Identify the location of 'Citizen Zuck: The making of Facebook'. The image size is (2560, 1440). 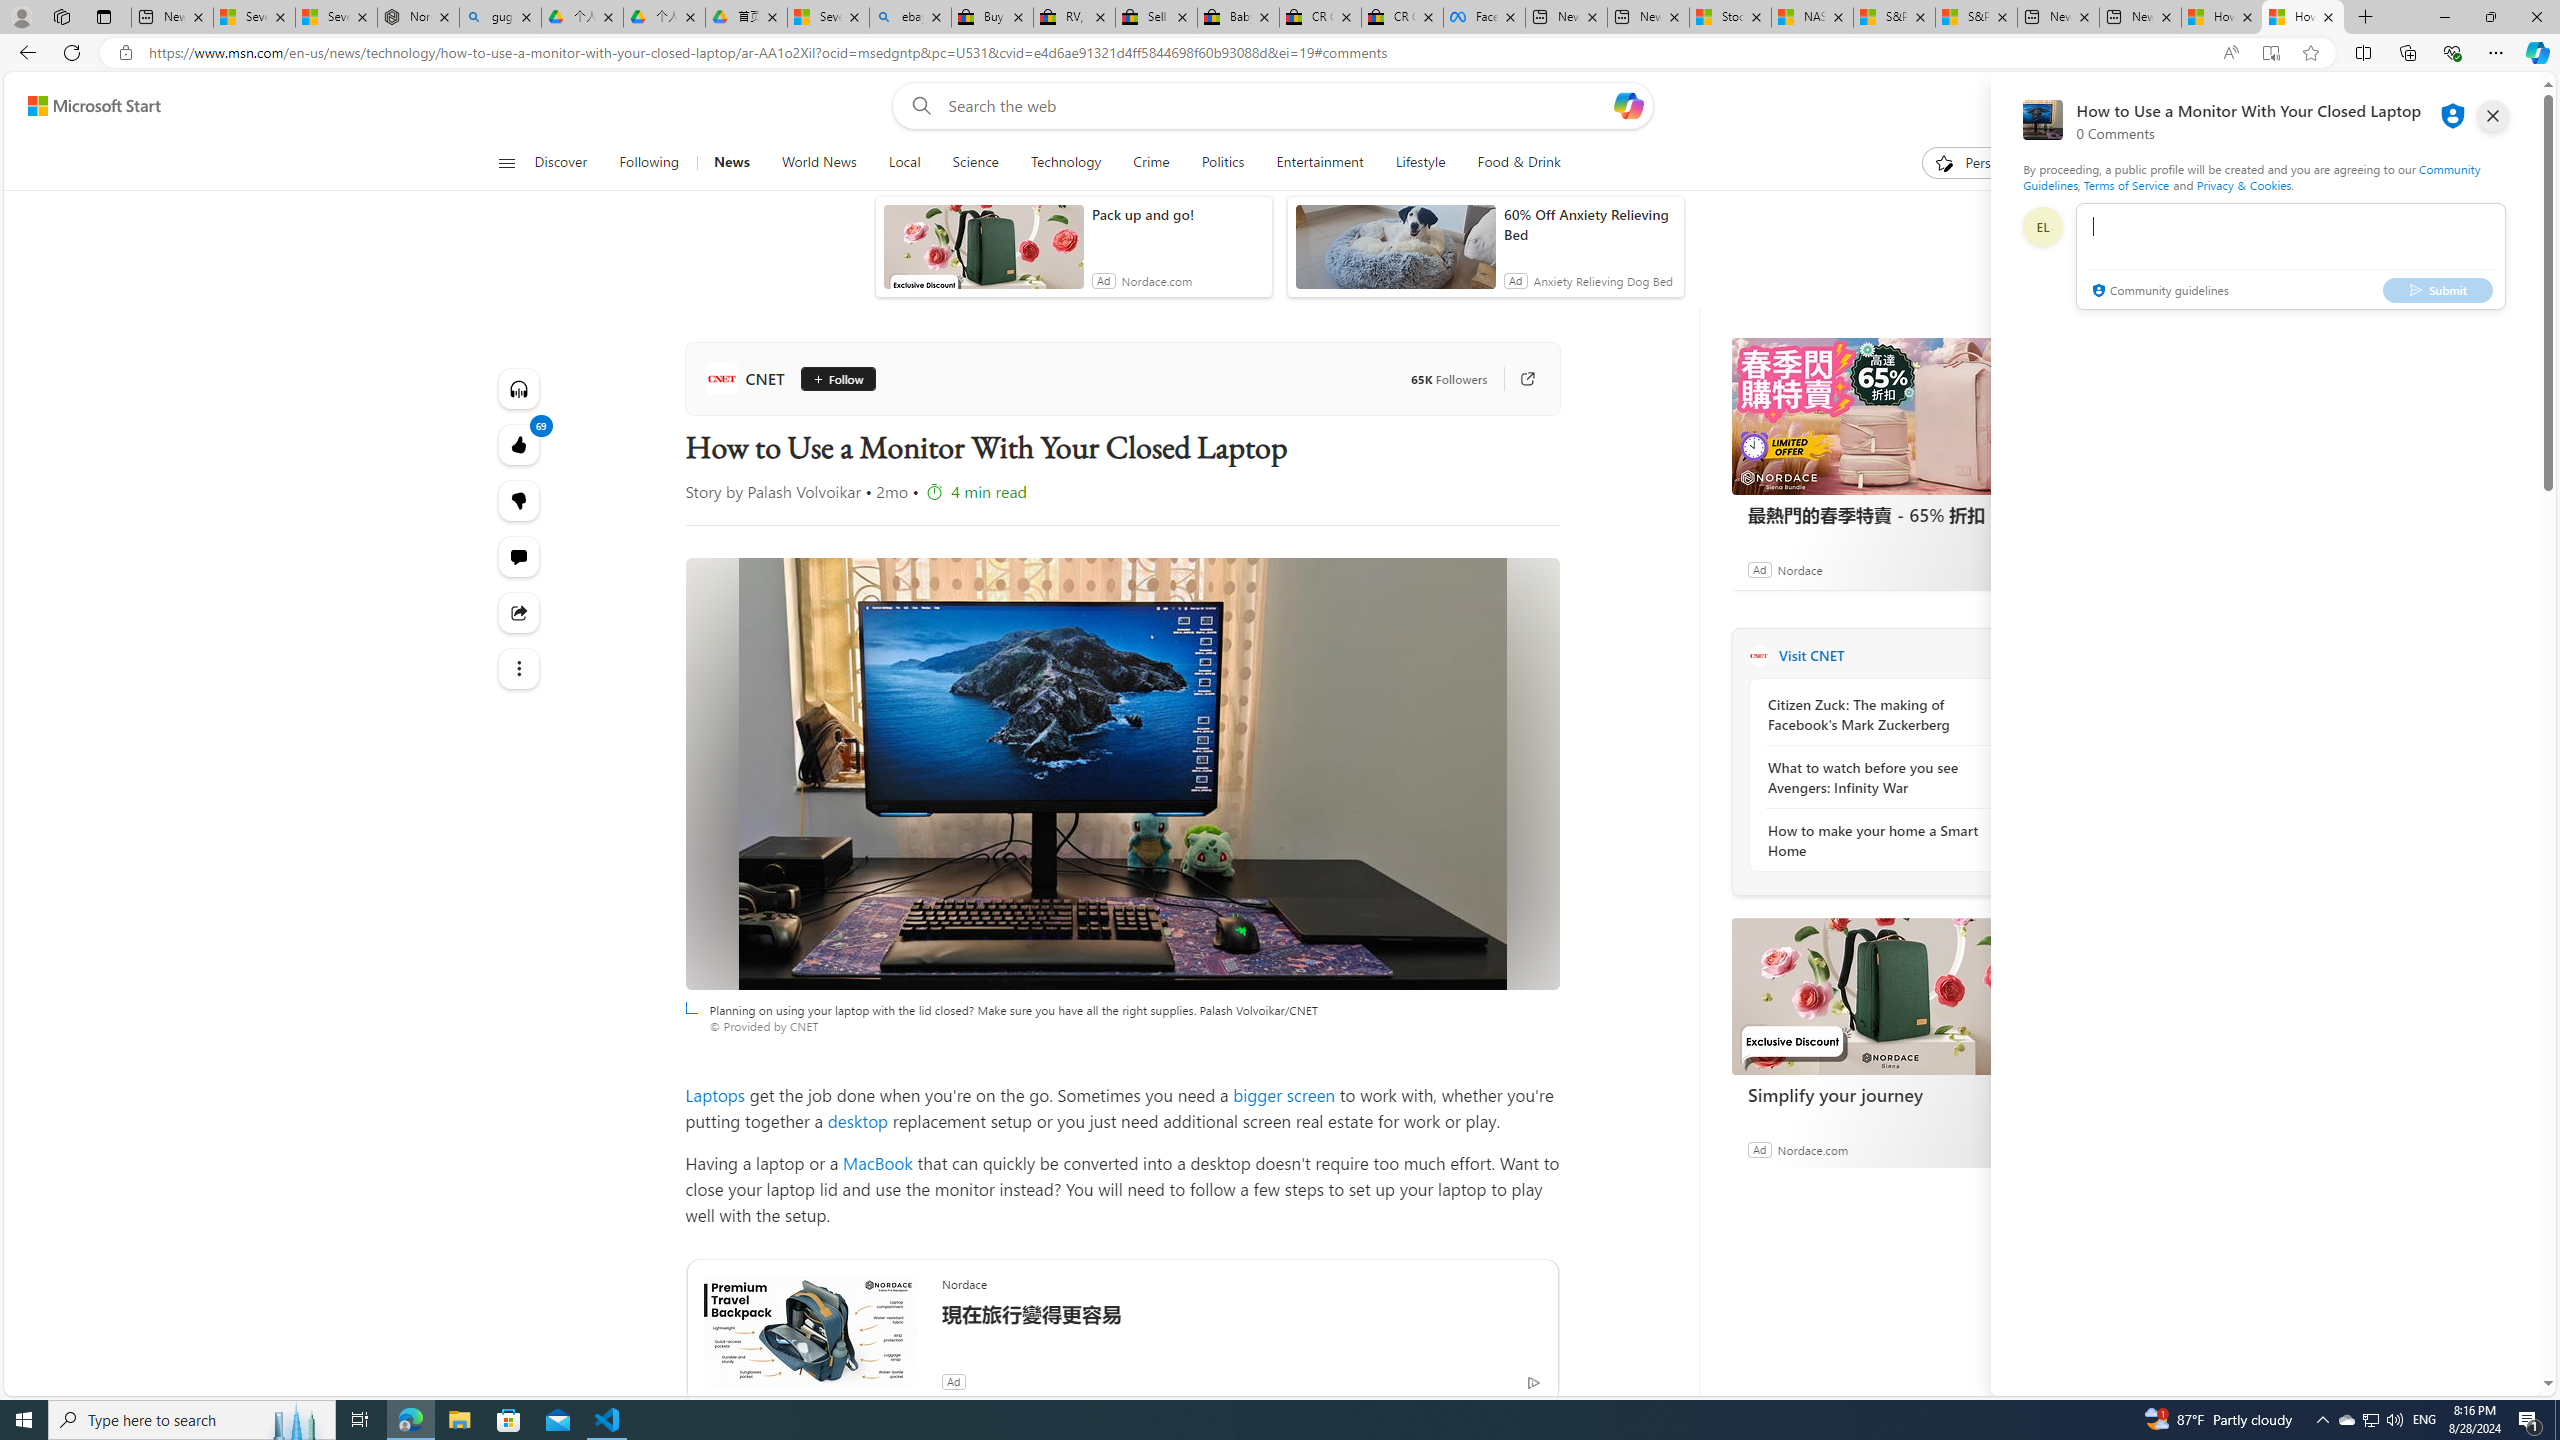
(1875, 713).